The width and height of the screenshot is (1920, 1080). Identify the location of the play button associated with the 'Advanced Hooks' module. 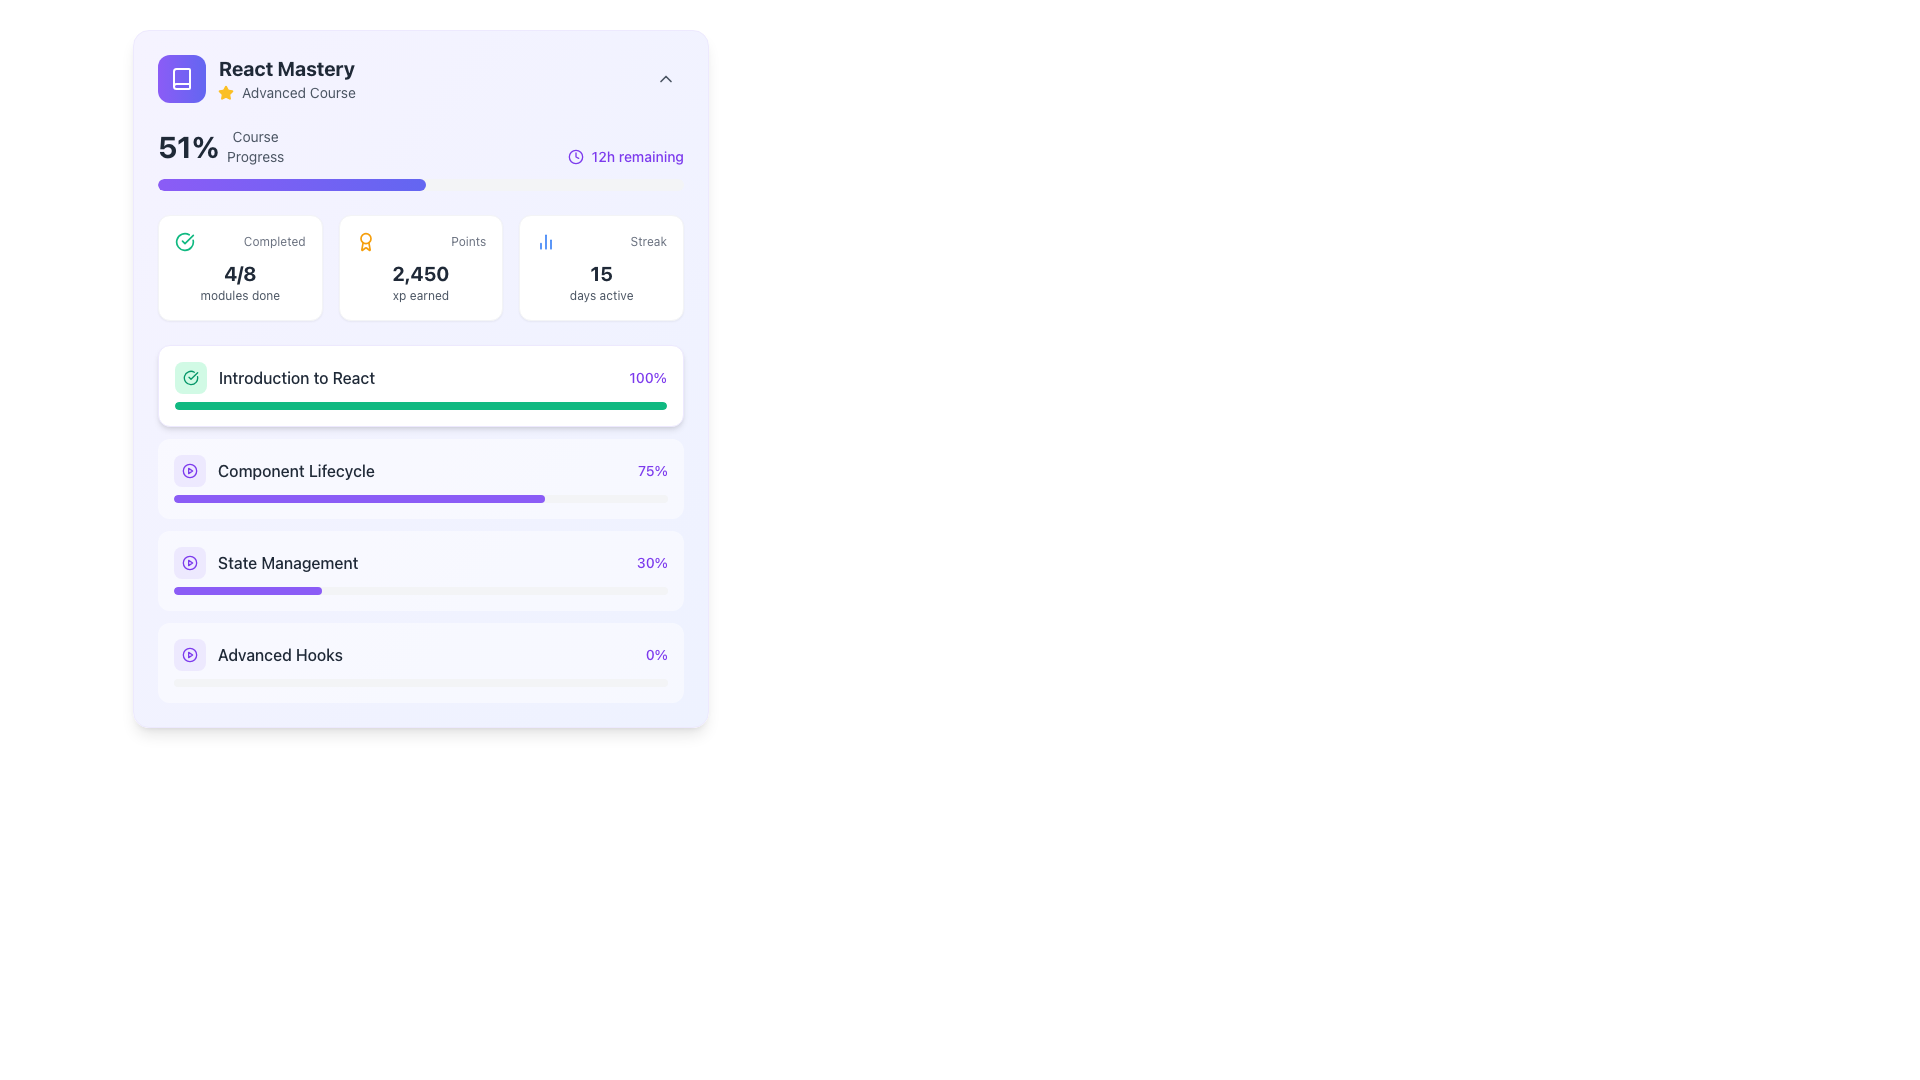
(190, 655).